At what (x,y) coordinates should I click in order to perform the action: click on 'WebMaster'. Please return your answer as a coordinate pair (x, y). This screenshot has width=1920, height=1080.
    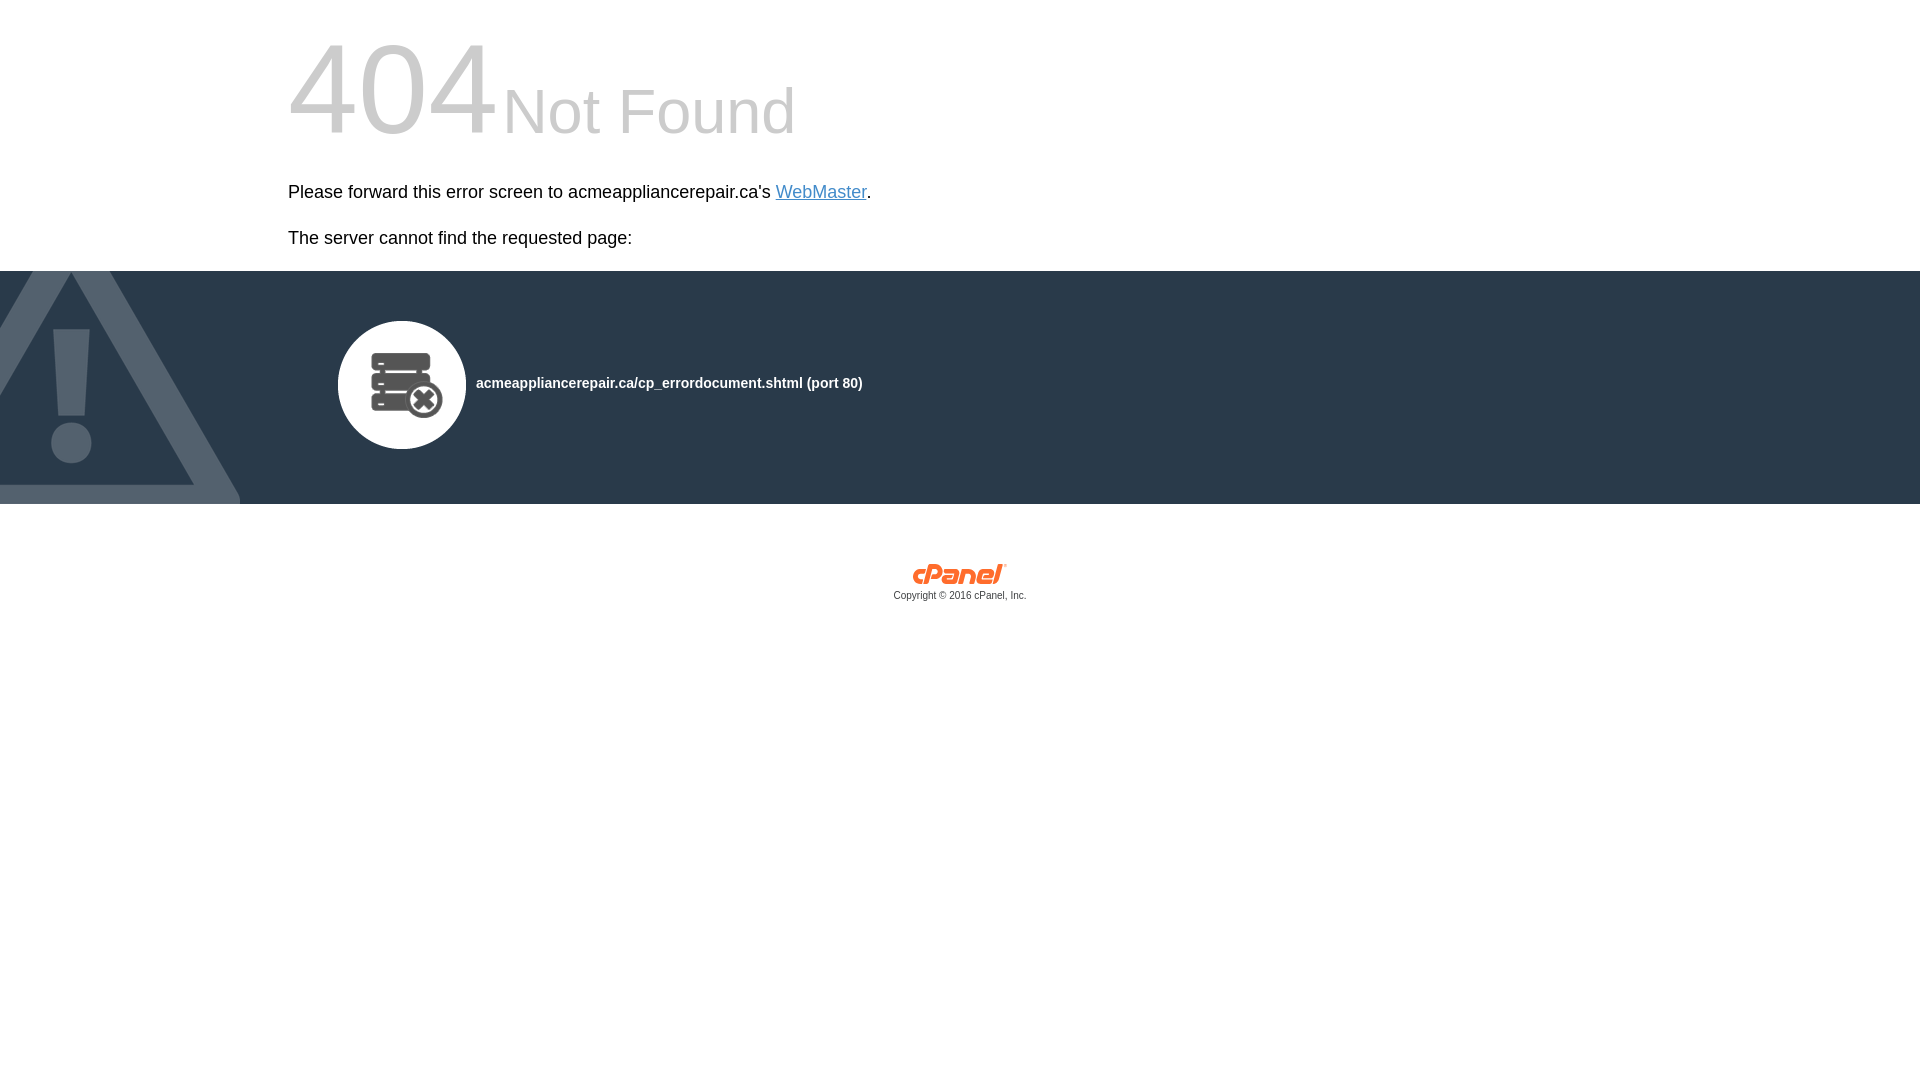
    Looking at the image, I should click on (821, 192).